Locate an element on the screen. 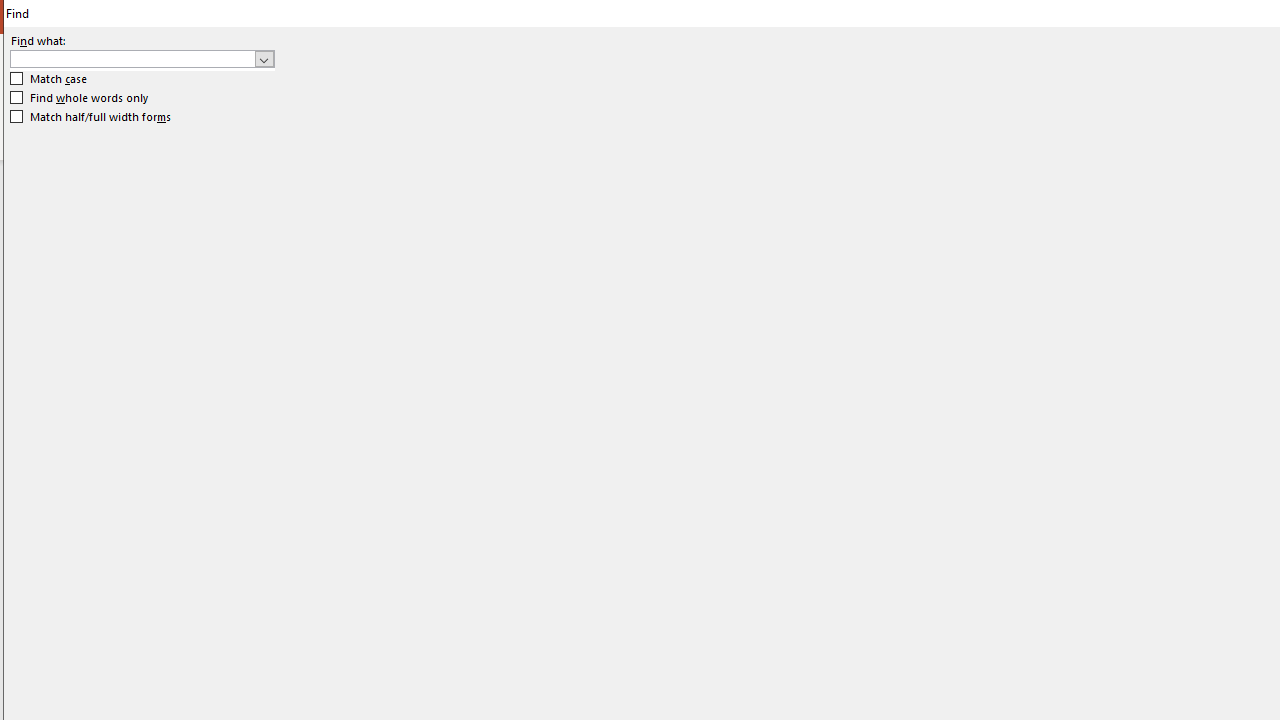 The image size is (1280, 720). 'Find whole words only' is located at coordinates (80, 97).